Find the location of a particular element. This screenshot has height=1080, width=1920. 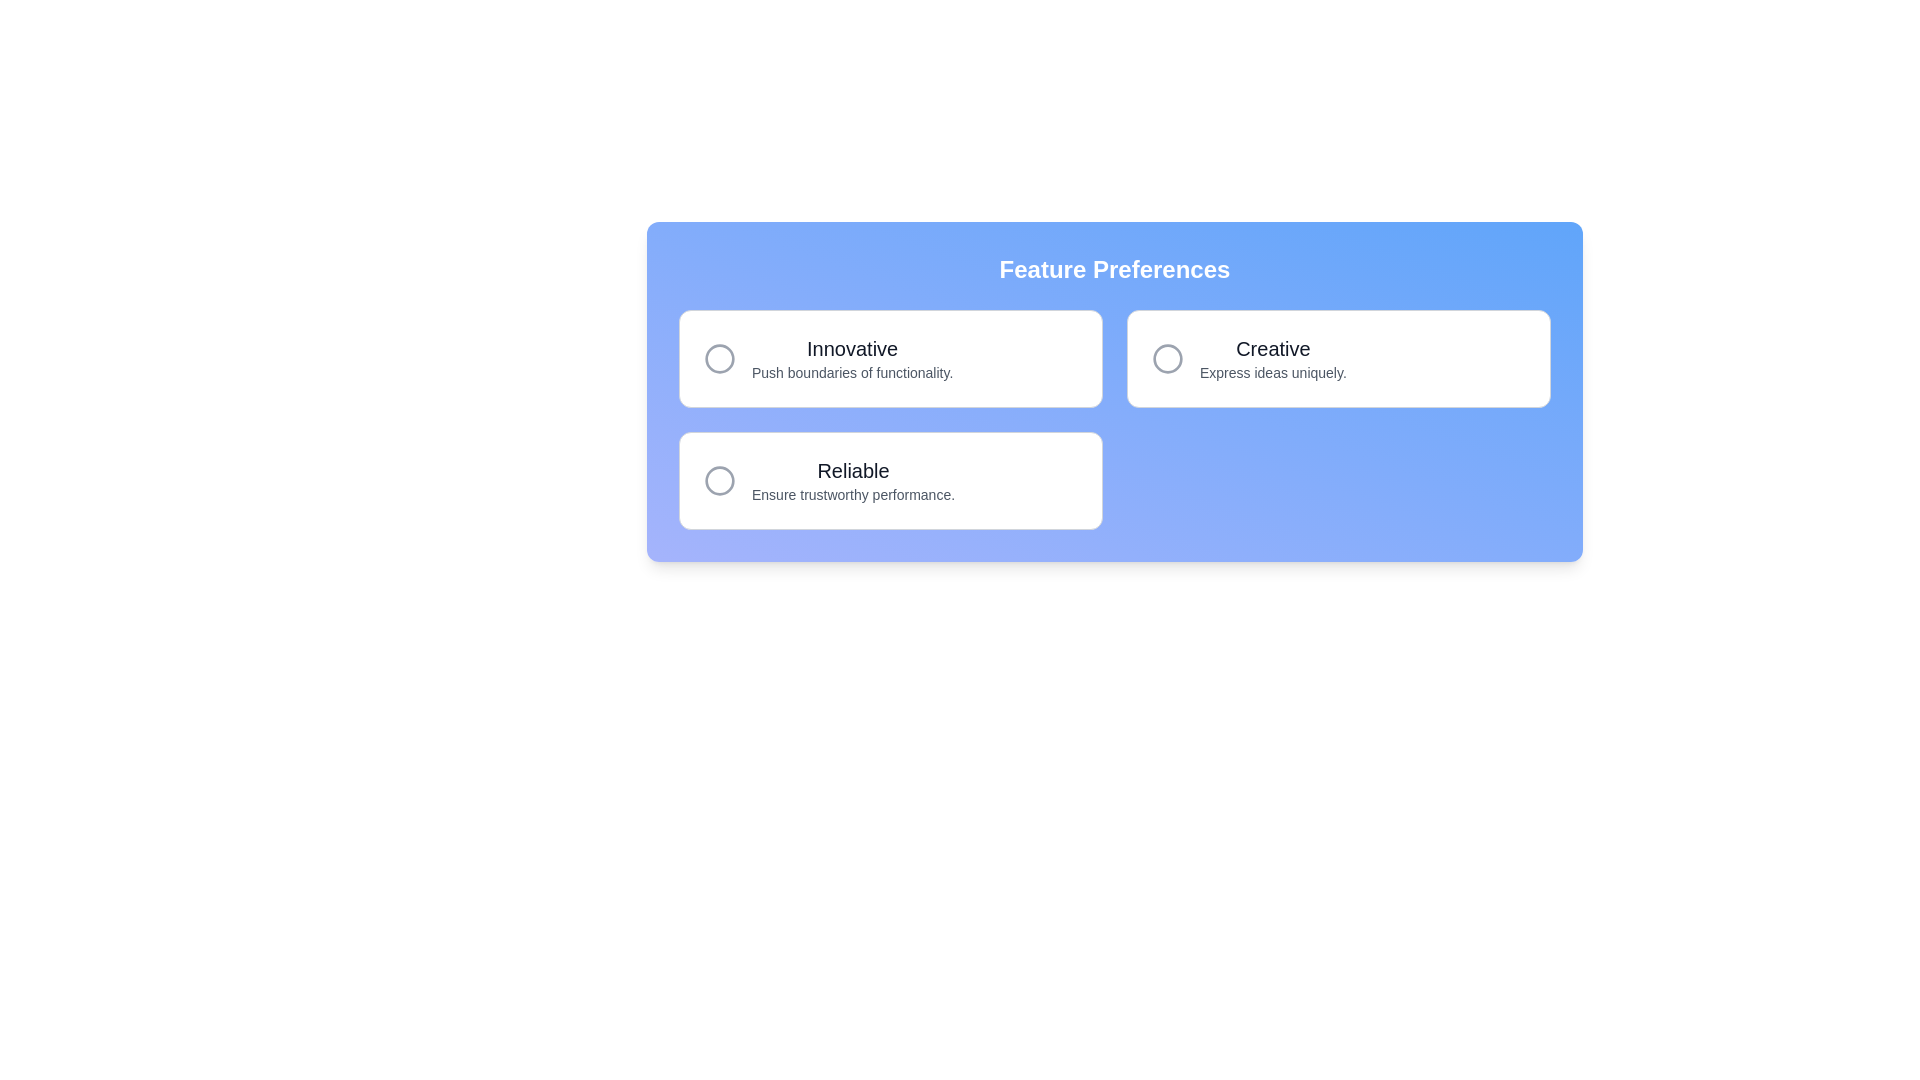

the static text label that provides context for the 'Innovative' feature, located directly below the 'Innovative' text in the 'Feature Preferences' panel is located at coordinates (852, 373).